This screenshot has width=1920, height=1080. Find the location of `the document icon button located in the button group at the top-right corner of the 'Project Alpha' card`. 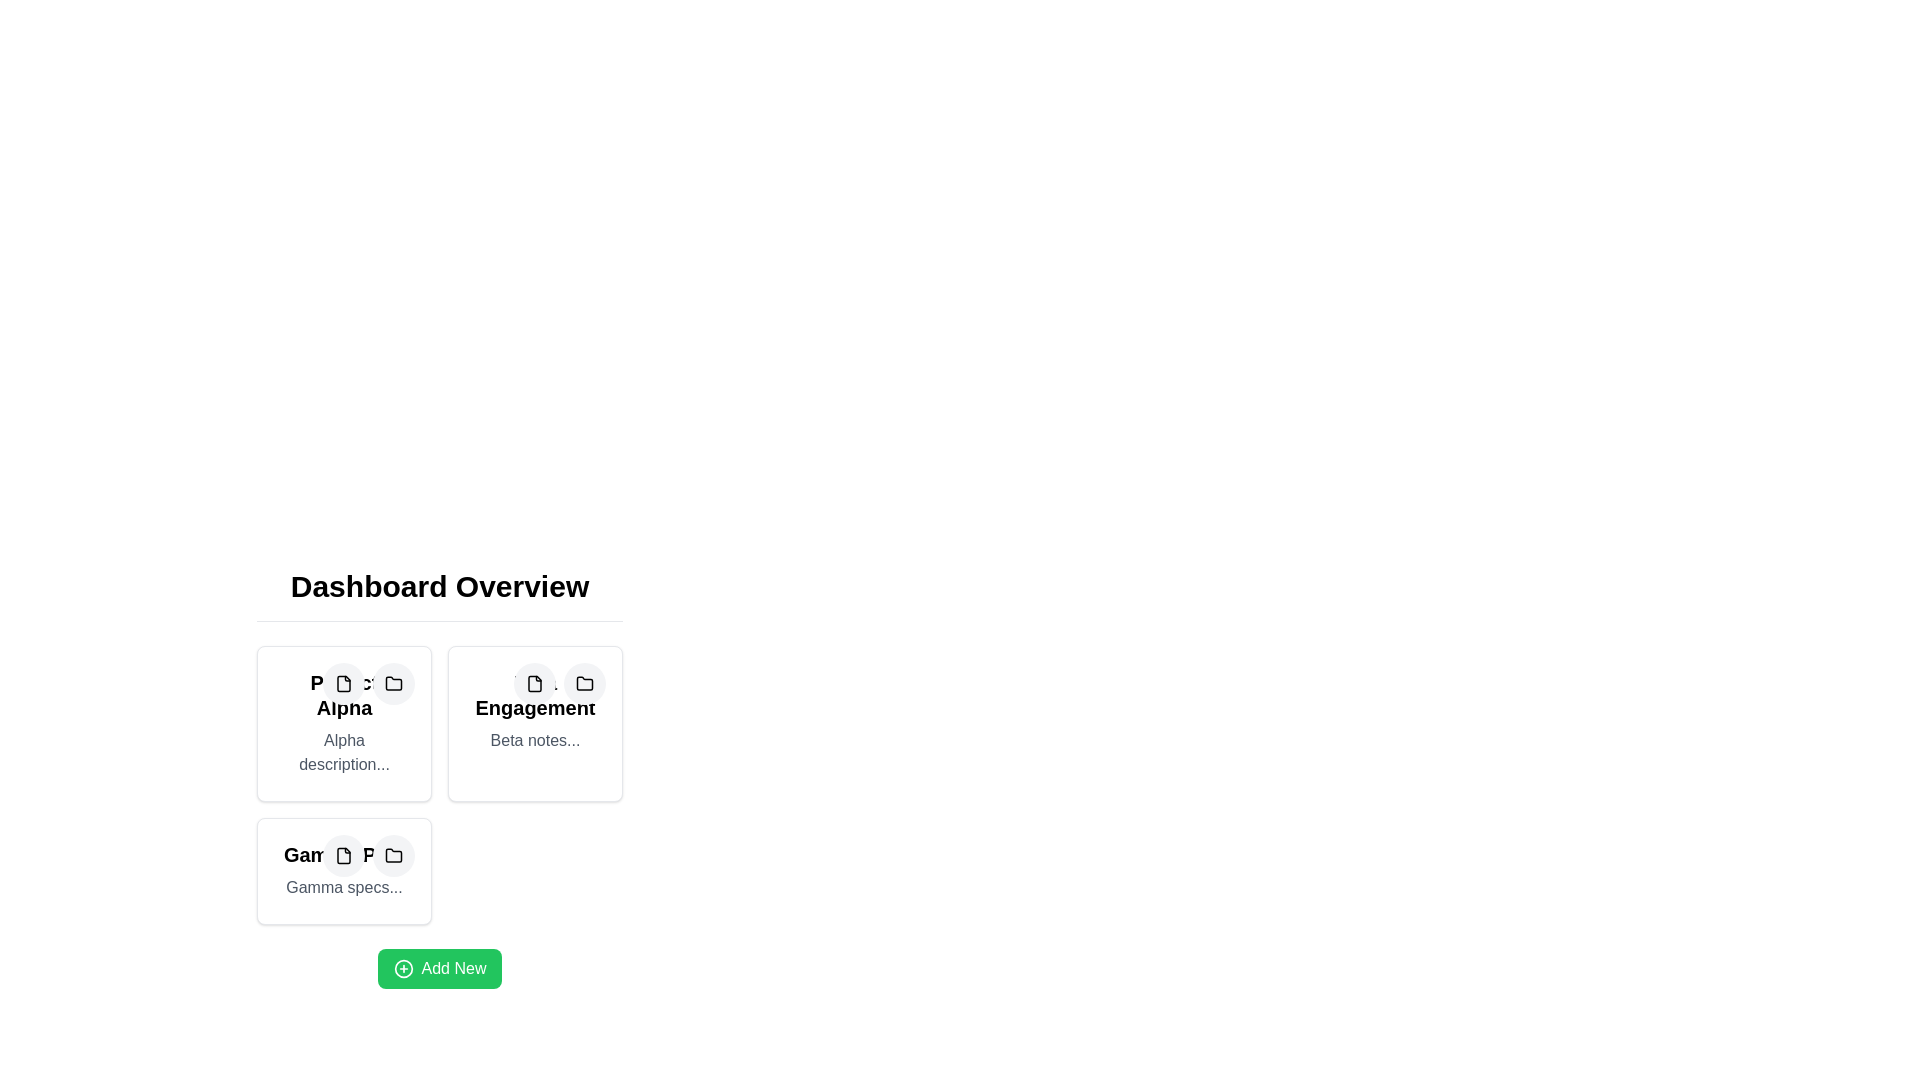

the document icon button located in the button group at the top-right corner of the 'Project Alpha' card is located at coordinates (369, 682).